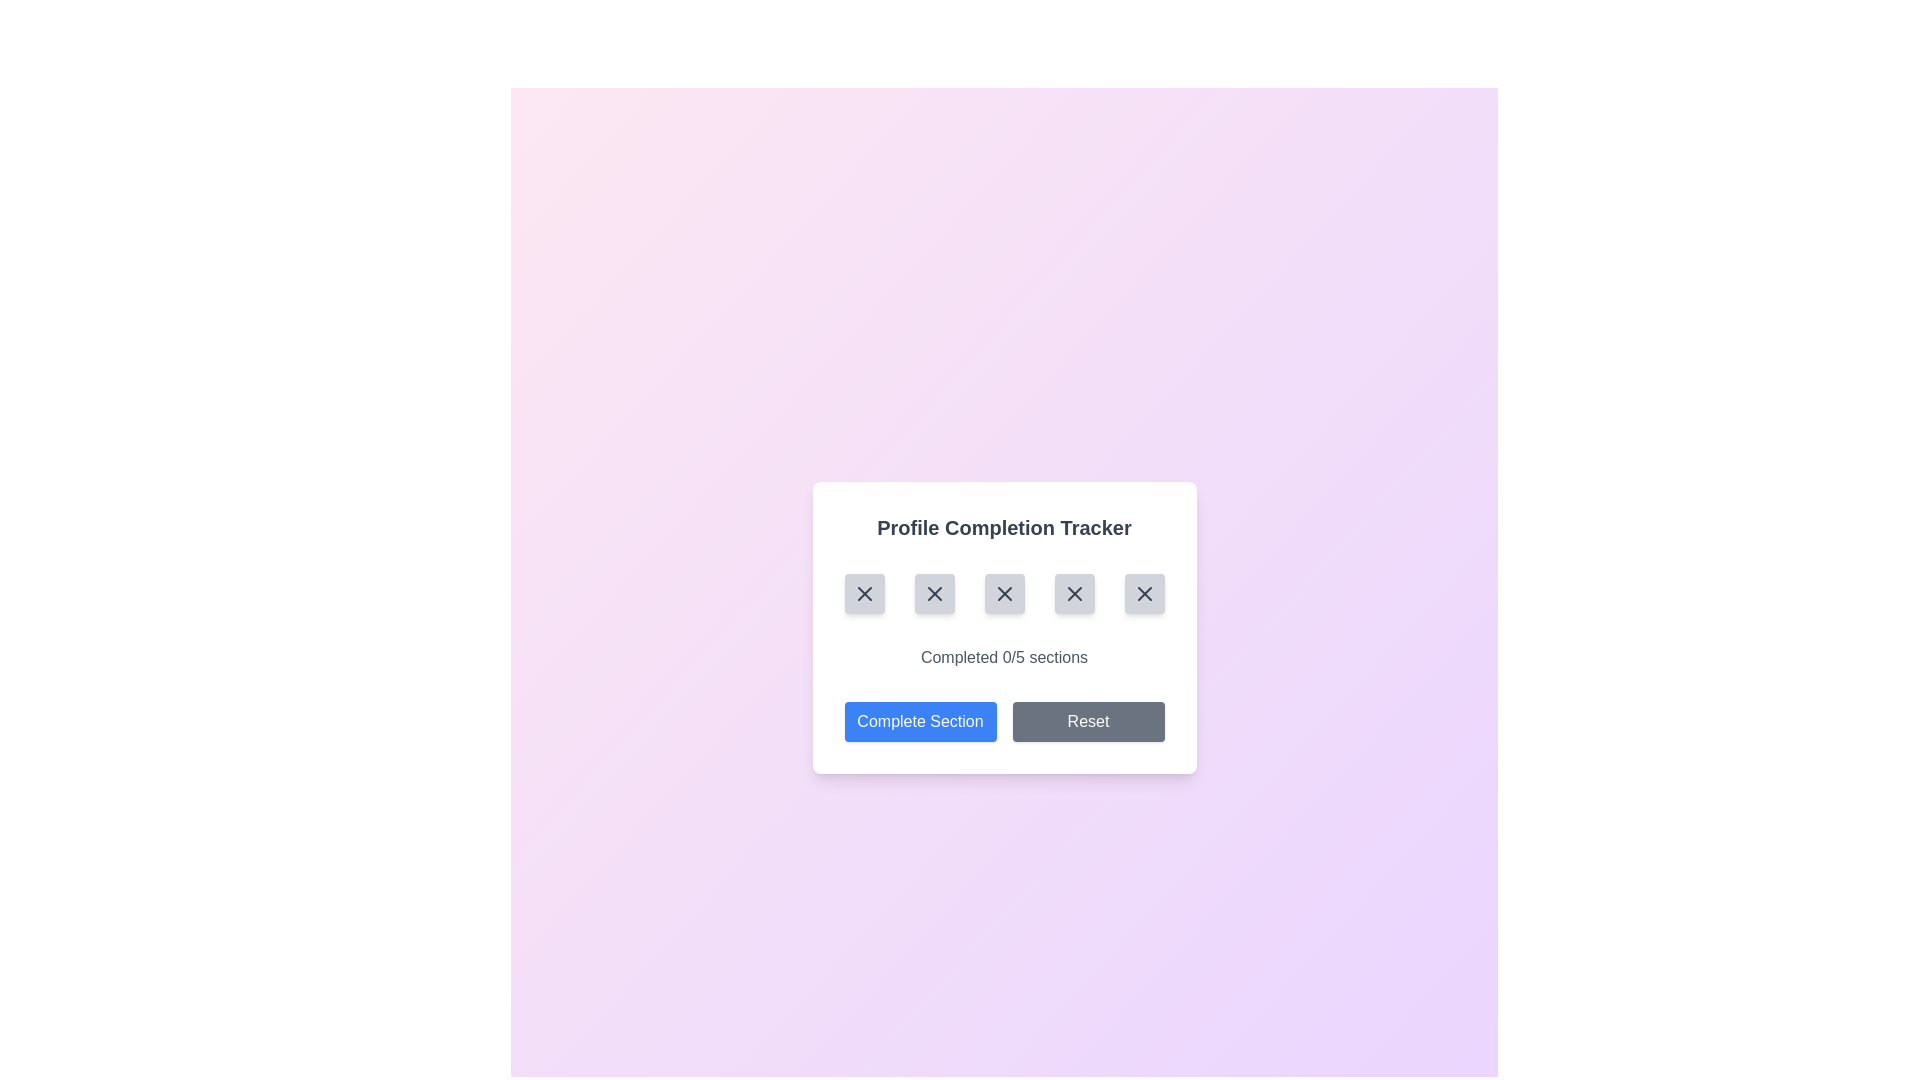 The width and height of the screenshot is (1920, 1080). What do you see at coordinates (1073, 593) in the screenshot?
I see `the SVG icon representing a non-completed section in the profile completion tracker interface, which is the fourth button in a group of five buttons` at bounding box center [1073, 593].